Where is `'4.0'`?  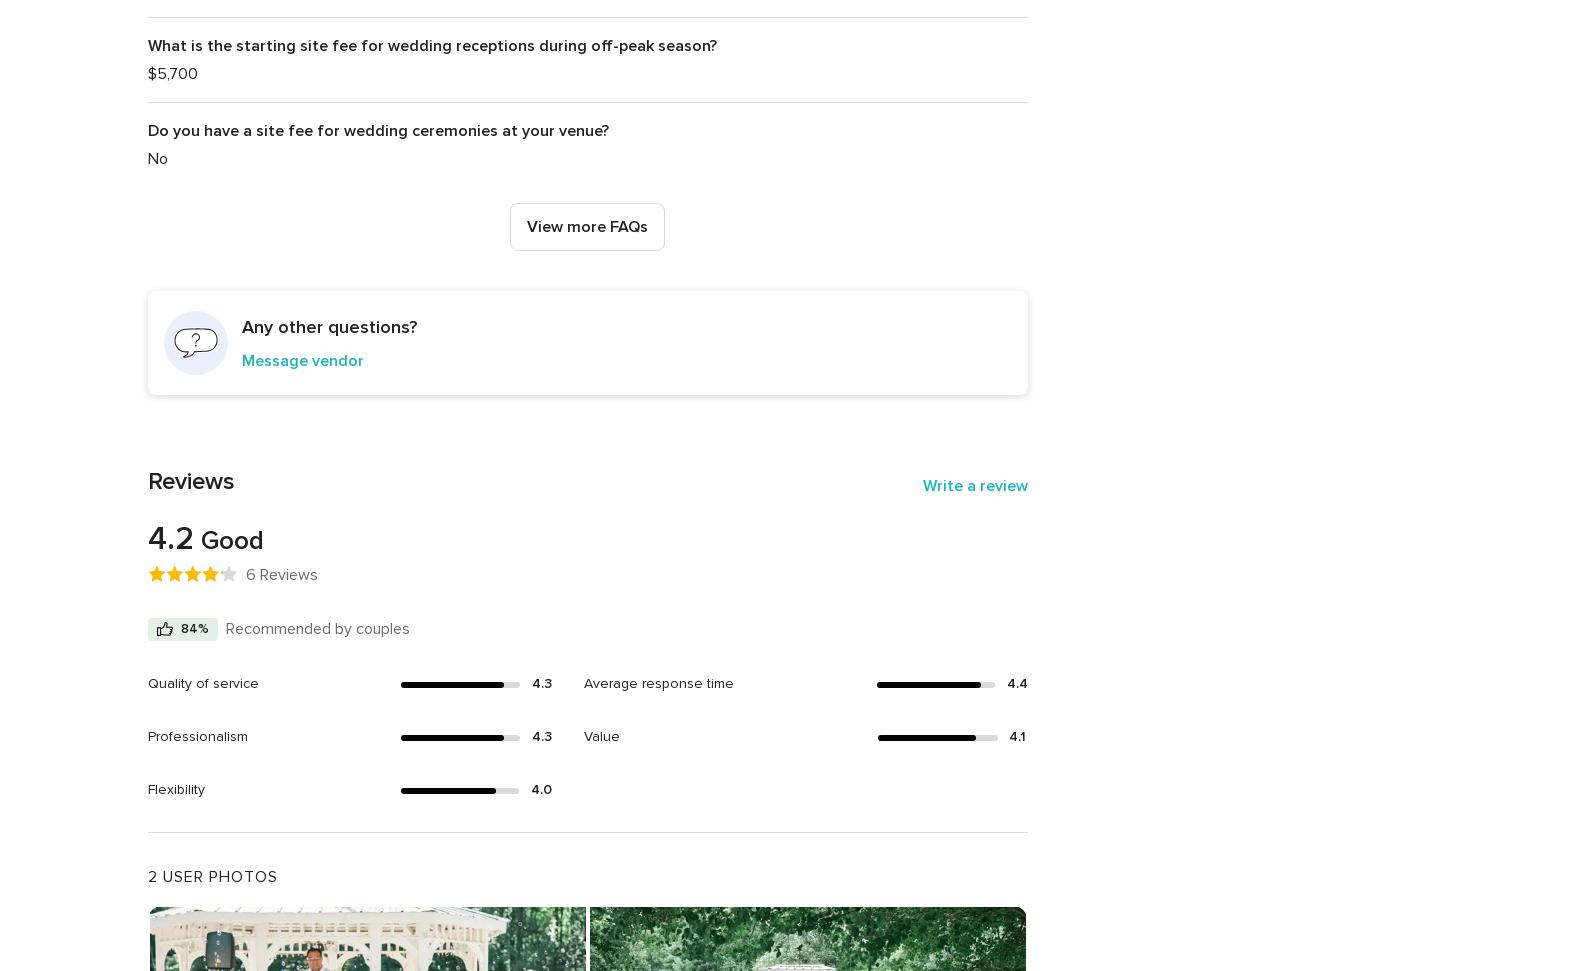 '4.0' is located at coordinates (539, 789).